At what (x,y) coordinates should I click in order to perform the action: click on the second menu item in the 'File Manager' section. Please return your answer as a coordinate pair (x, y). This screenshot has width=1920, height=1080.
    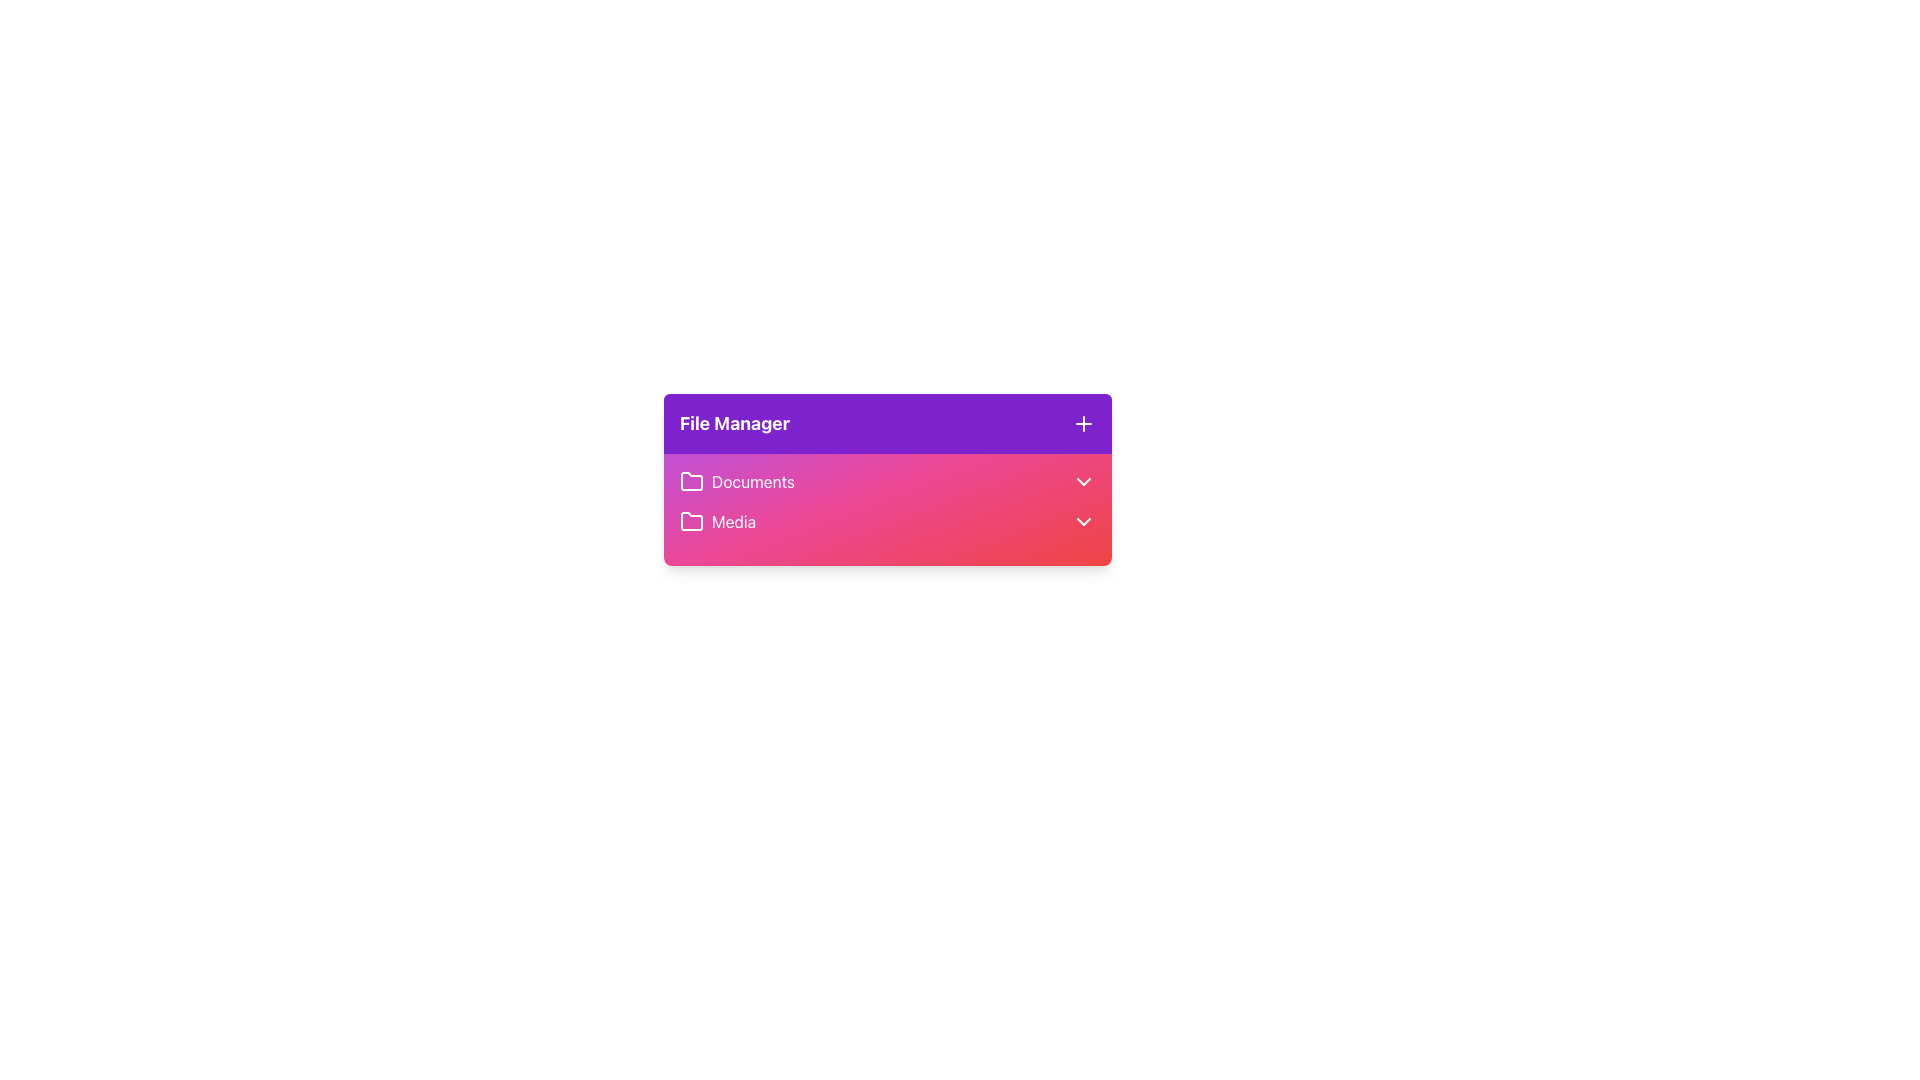
    Looking at the image, I should click on (887, 520).